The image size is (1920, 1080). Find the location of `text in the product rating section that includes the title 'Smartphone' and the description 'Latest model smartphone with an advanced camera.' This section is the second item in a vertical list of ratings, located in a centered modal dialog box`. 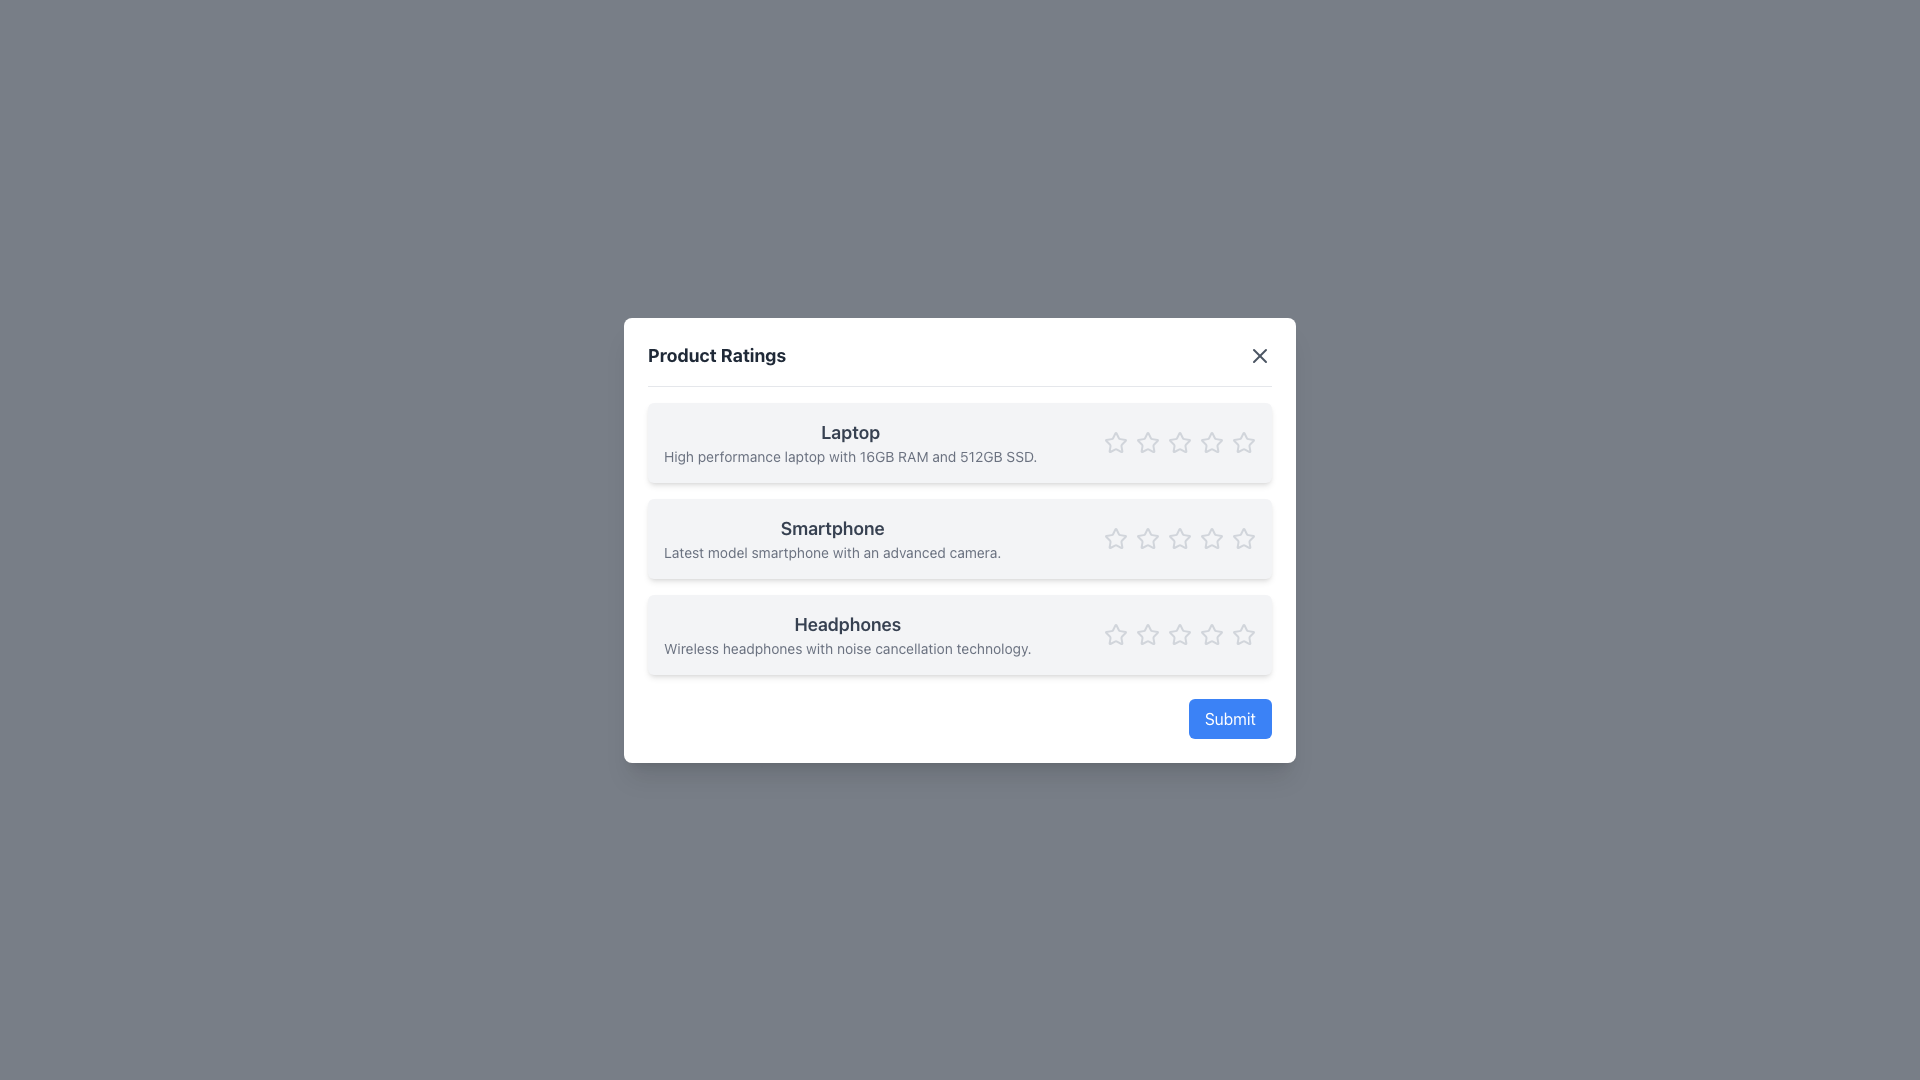

text in the product rating section that includes the title 'Smartphone' and the description 'Latest model smartphone with an advanced camera.' This section is the second item in a vertical list of ratings, located in a centered modal dialog box is located at coordinates (960, 540).